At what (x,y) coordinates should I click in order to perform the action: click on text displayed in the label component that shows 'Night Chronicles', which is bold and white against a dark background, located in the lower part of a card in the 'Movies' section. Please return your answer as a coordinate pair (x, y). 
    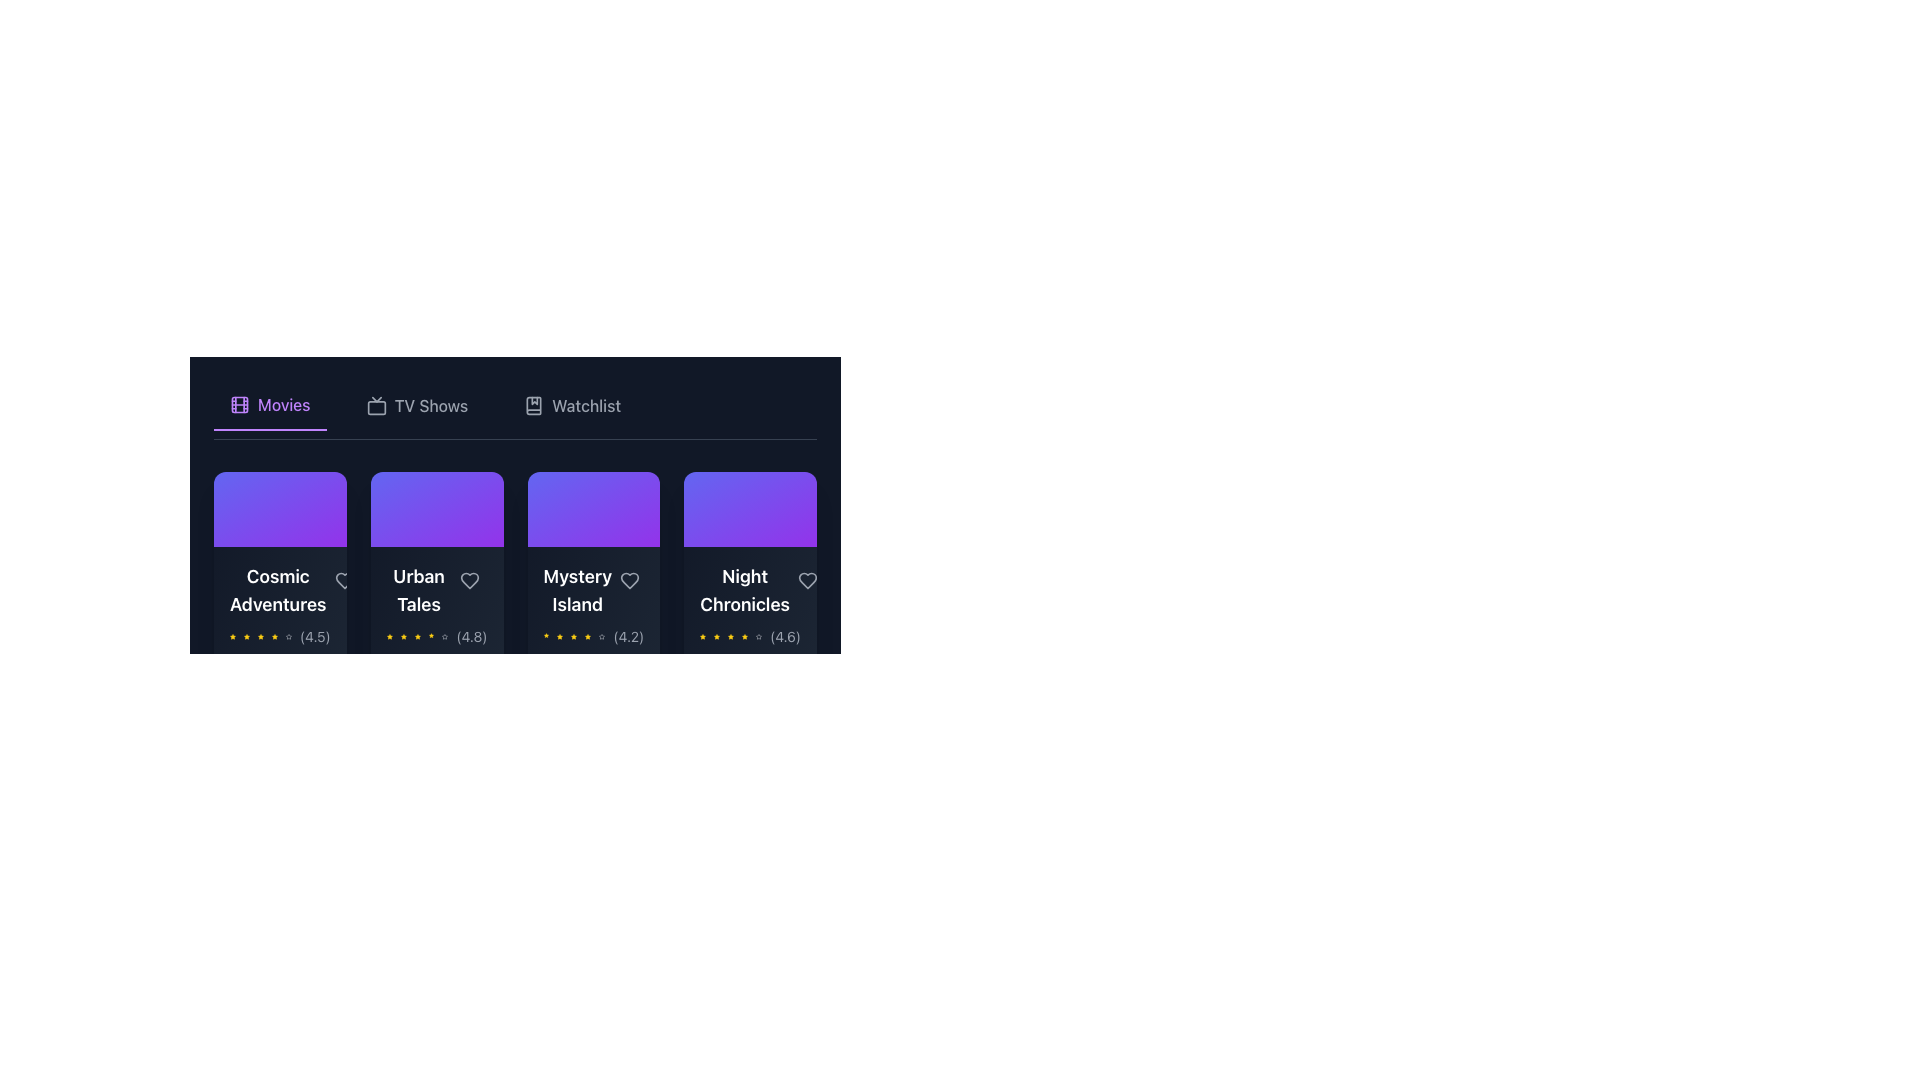
    Looking at the image, I should click on (749, 589).